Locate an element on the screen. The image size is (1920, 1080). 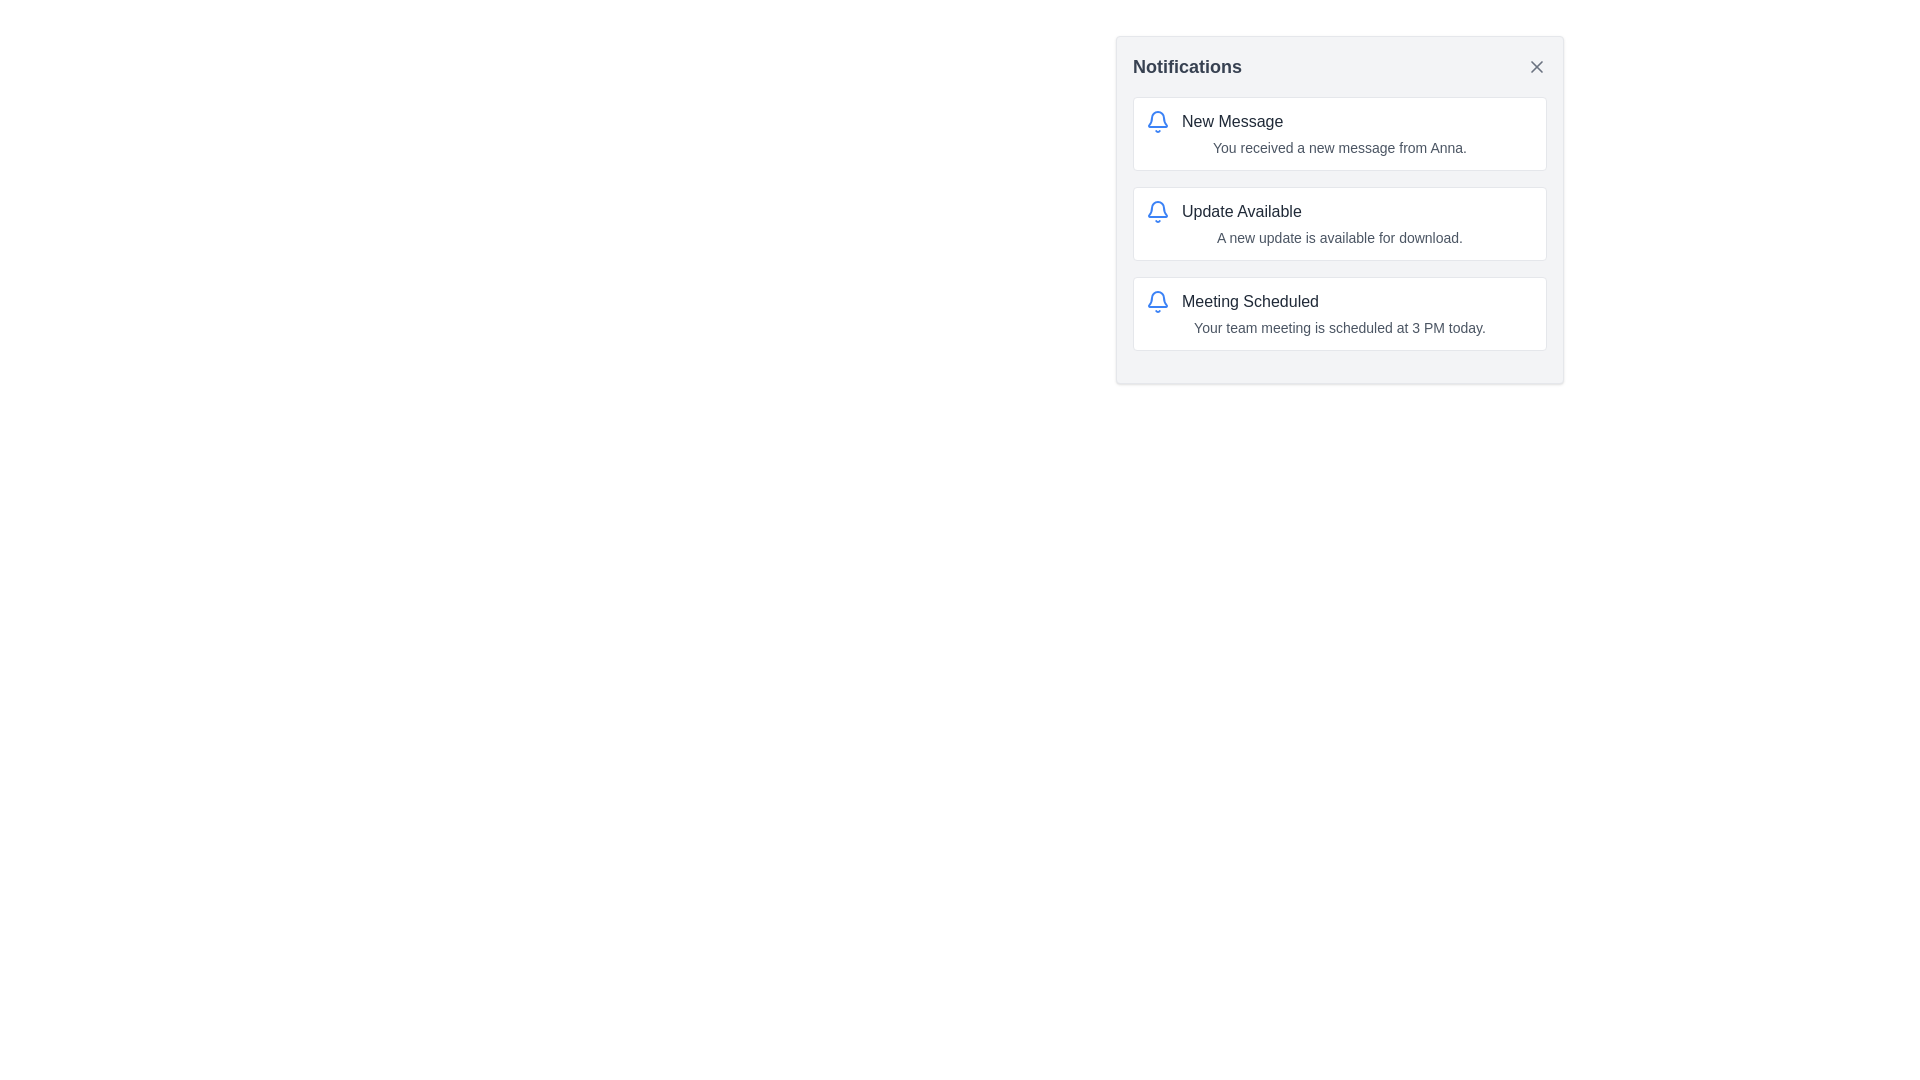
the 'Update Available' notification block is located at coordinates (1339, 223).